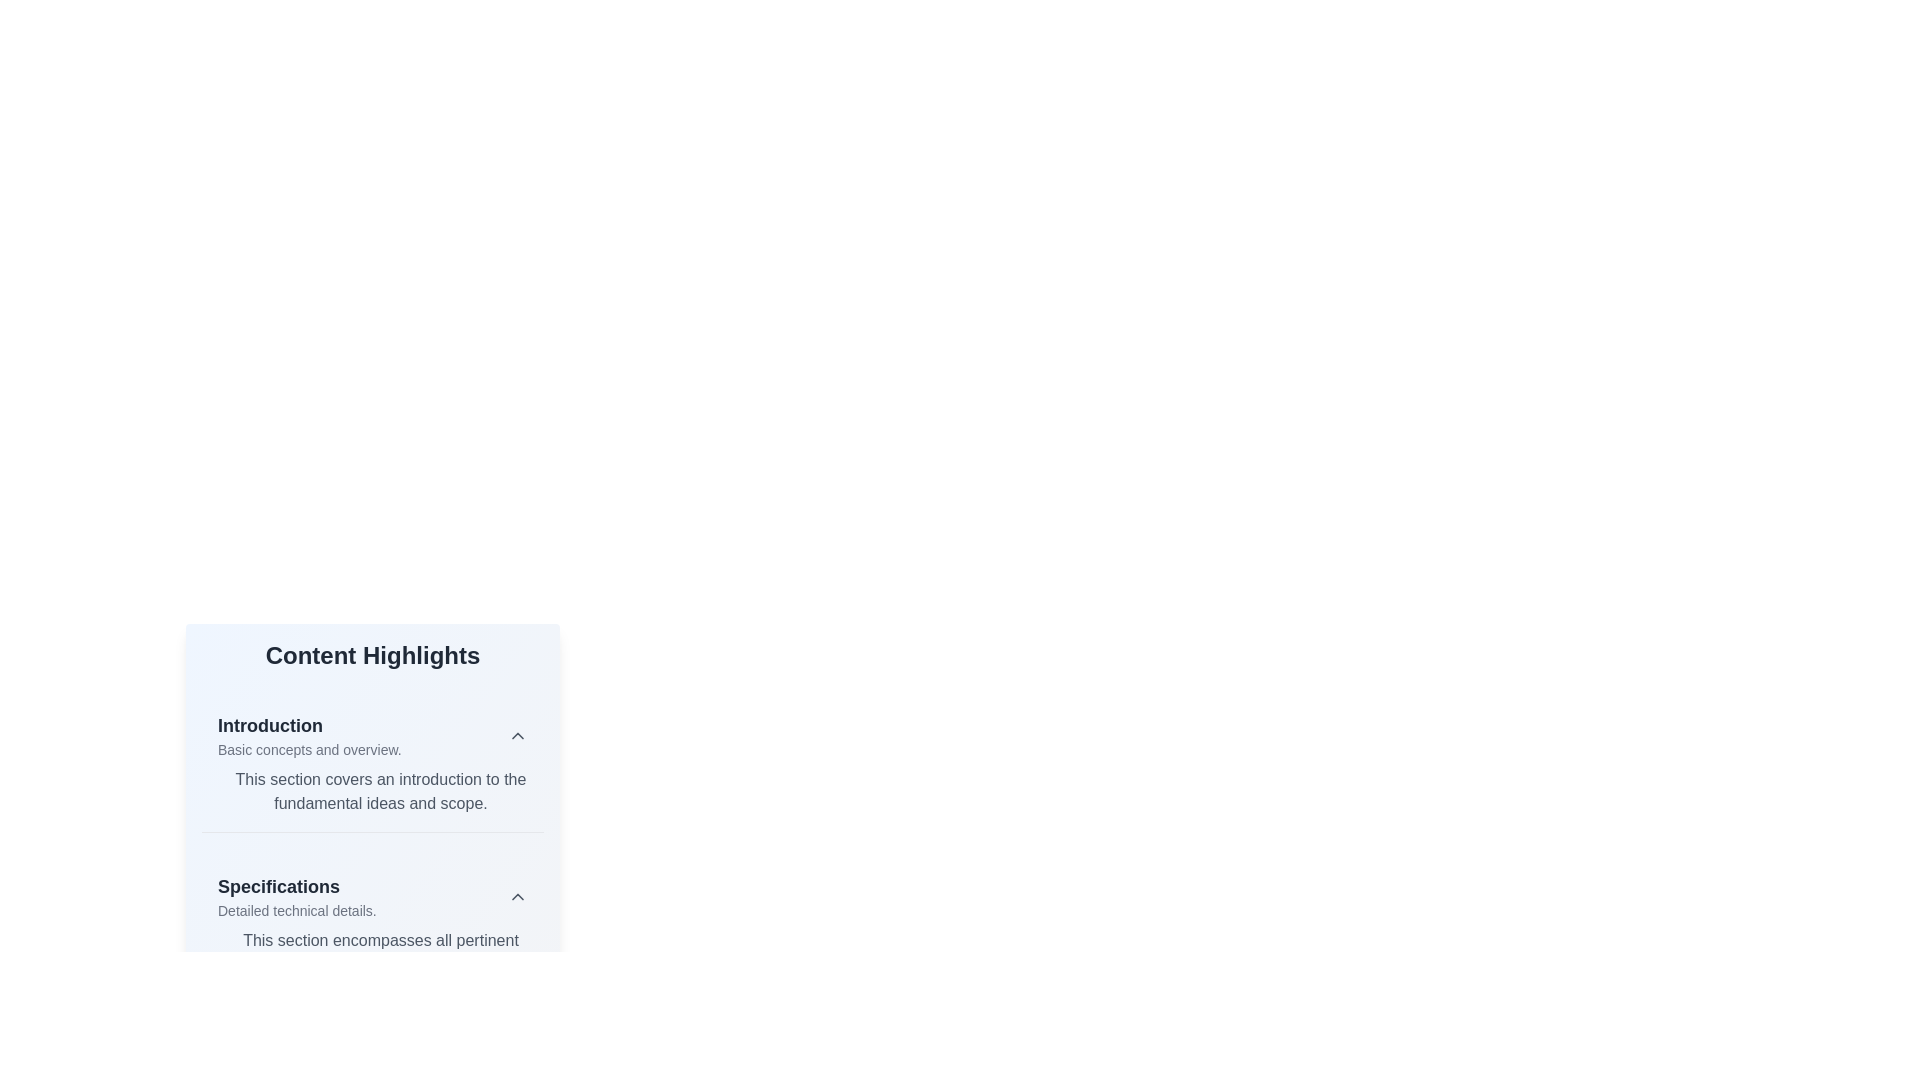  I want to click on the descriptive text block that reads: "This section covers an introduction to the fundamental ideas and scope," located in the "Content Highlights" area, specifically under the "Introduction" section, so click(373, 790).